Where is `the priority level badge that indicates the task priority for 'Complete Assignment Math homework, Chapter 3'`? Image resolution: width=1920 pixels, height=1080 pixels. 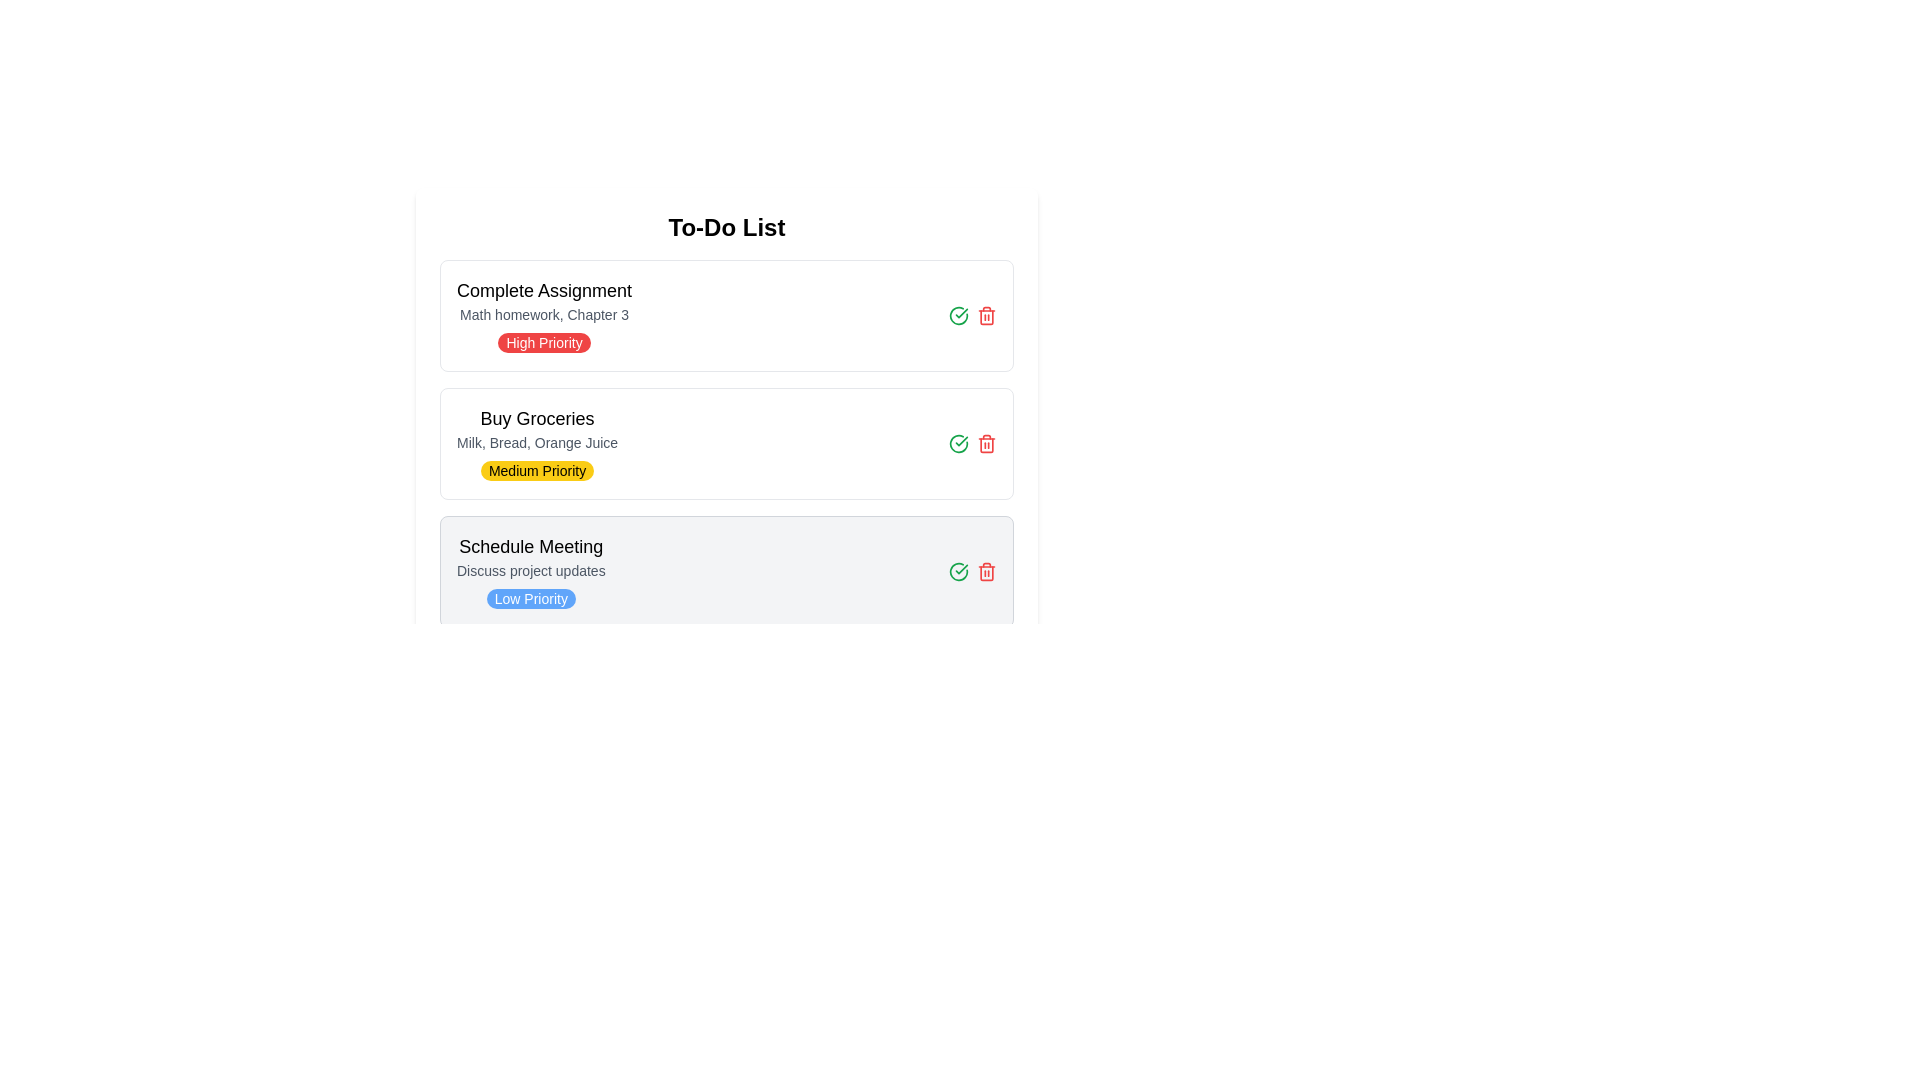 the priority level badge that indicates the task priority for 'Complete Assignment Math homework, Chapter 3' is located at coordinates (544, 342).